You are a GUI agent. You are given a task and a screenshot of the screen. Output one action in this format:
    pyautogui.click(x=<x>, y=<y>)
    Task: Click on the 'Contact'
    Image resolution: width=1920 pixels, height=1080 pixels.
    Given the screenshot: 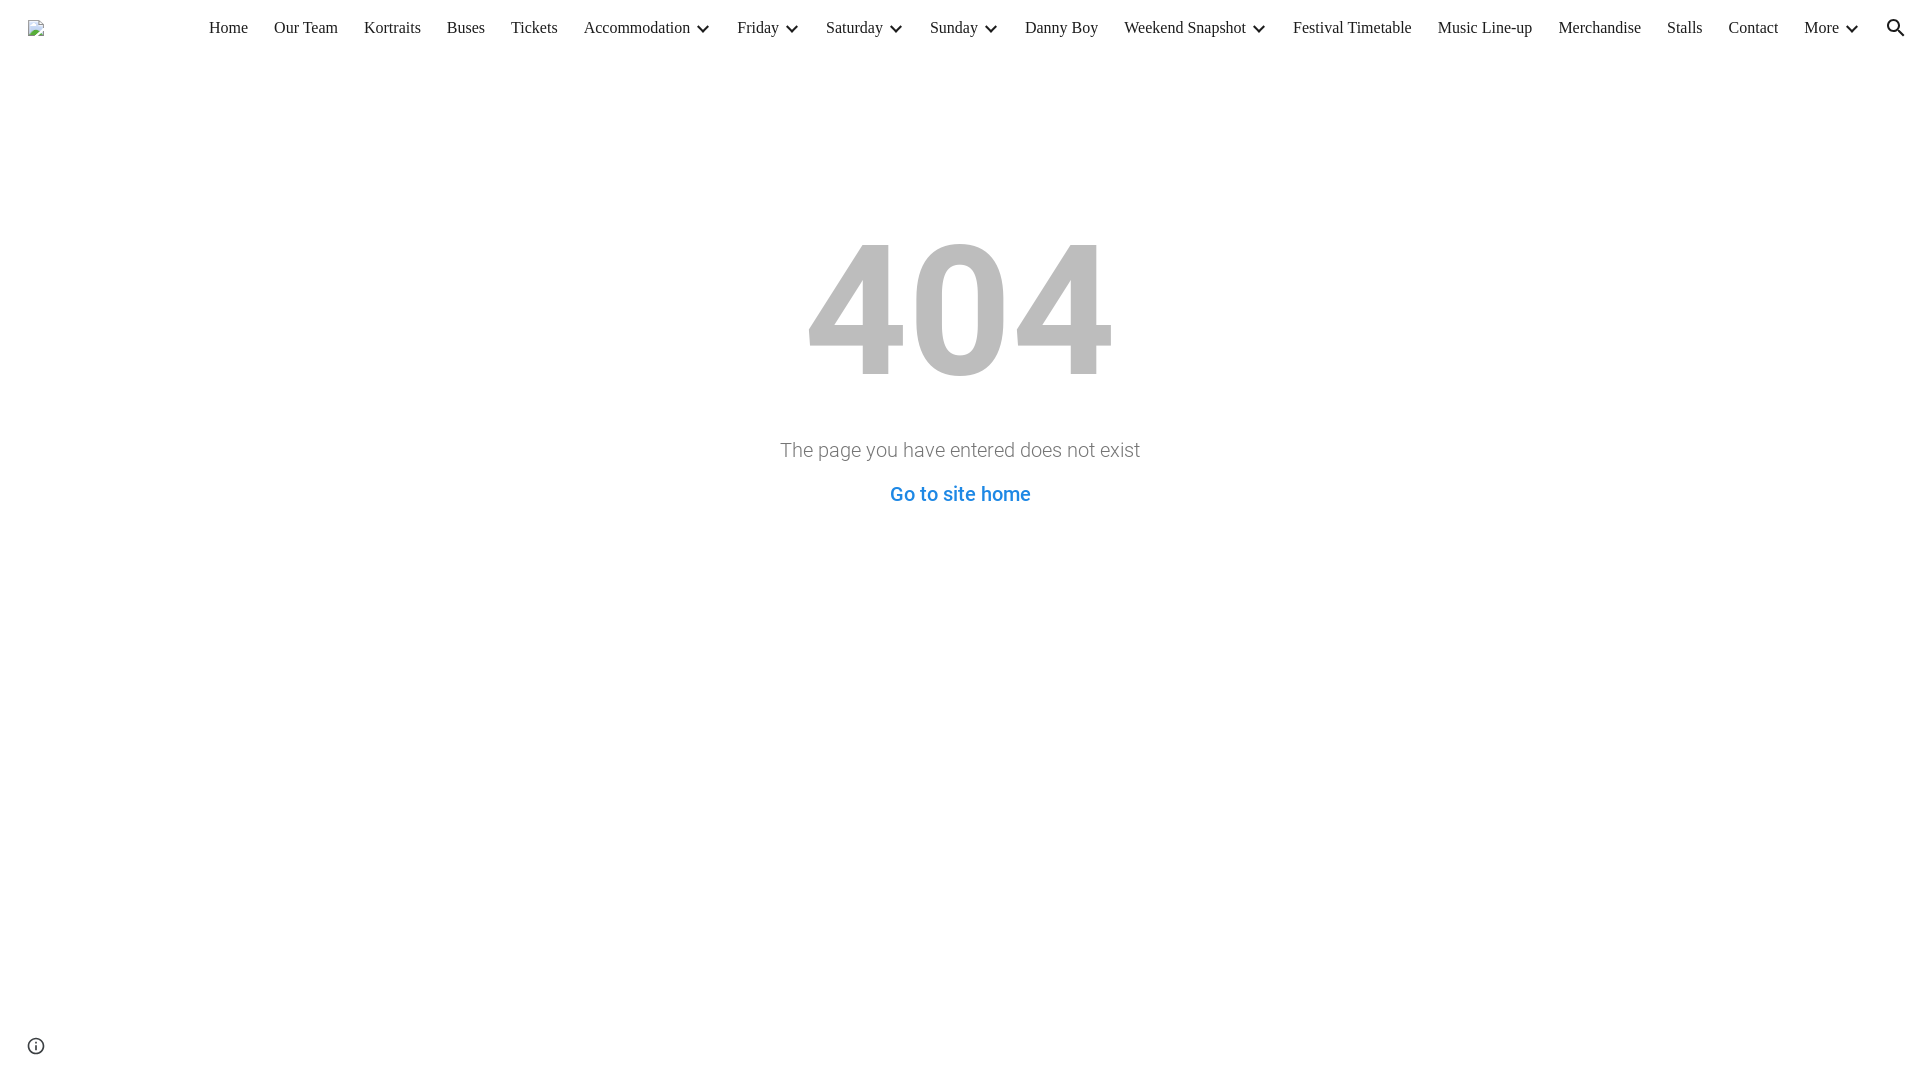 What is the action you would take?
    pyautogui.click(x=1752, y=27)
    